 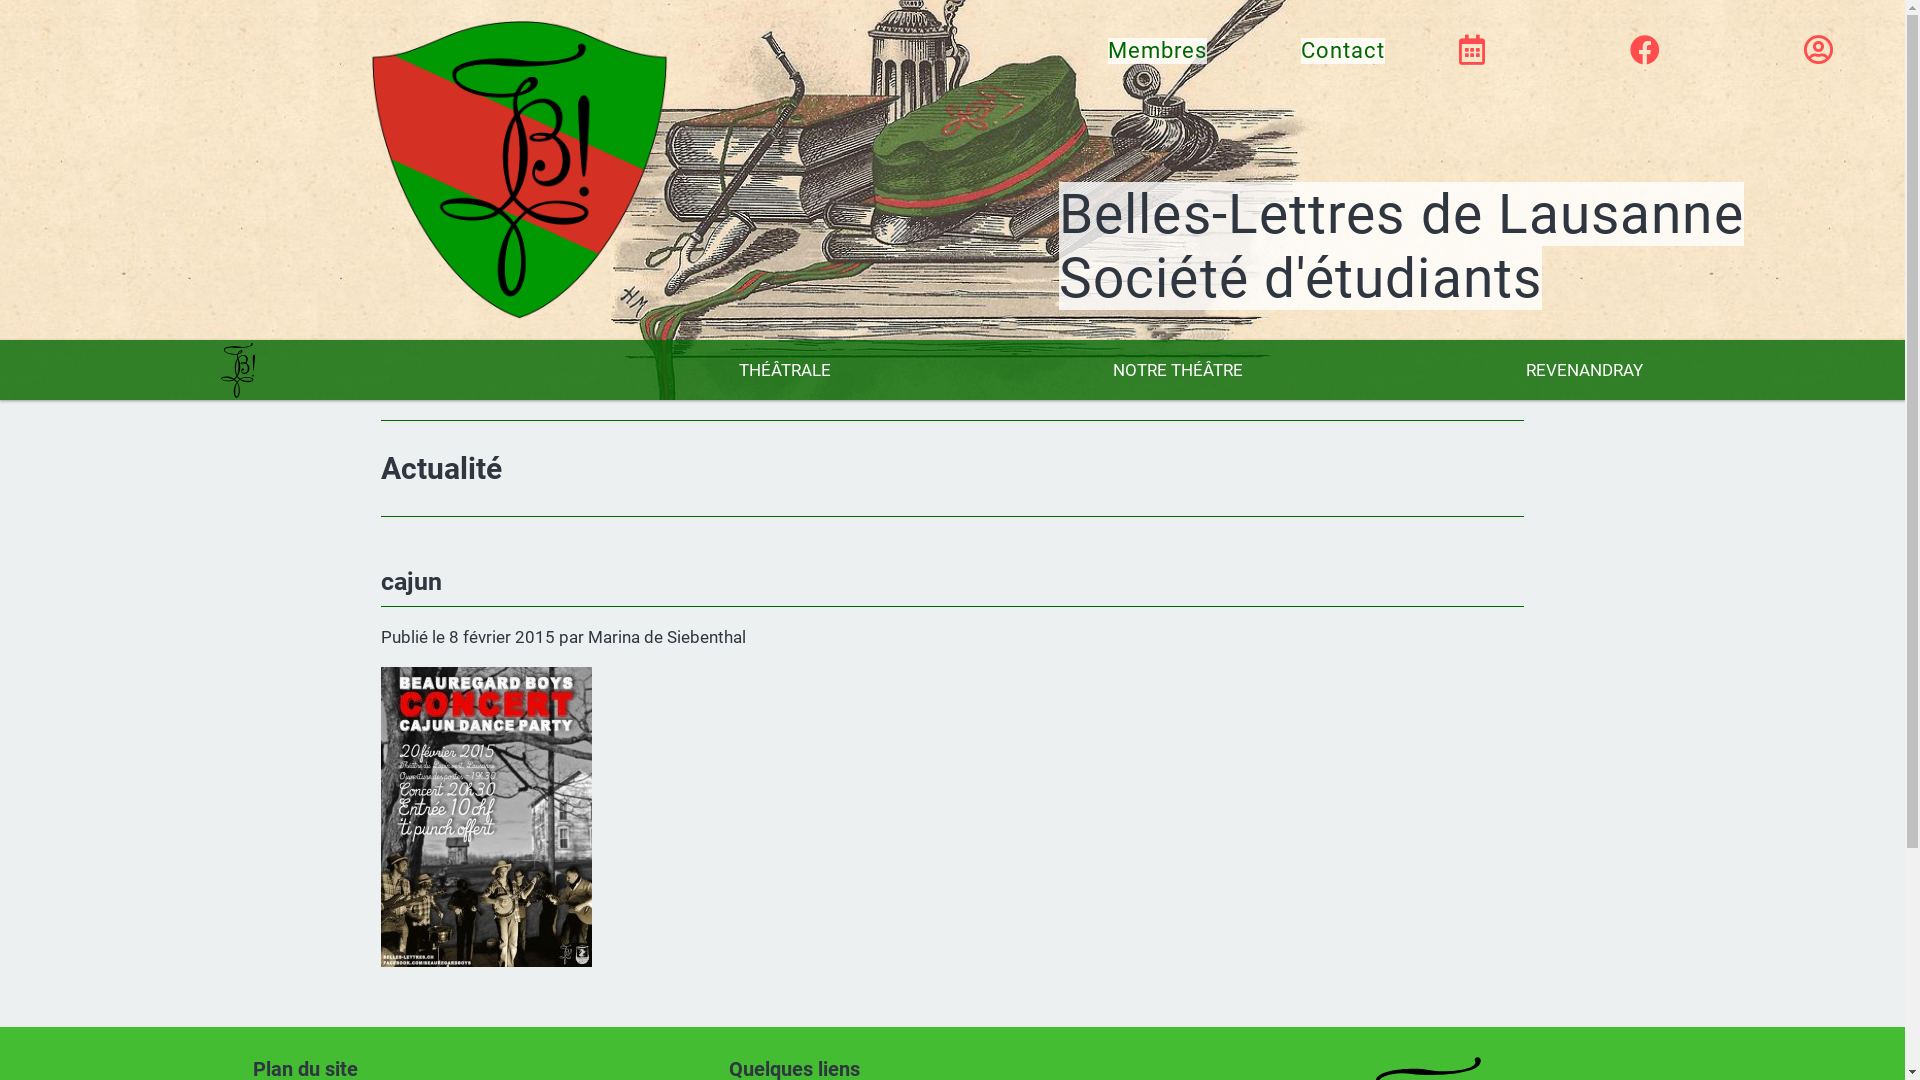 What do you see at coordinates (1107, 49) in the screenshot?
I see `'Membres'` at bounding box center [1107, 49].